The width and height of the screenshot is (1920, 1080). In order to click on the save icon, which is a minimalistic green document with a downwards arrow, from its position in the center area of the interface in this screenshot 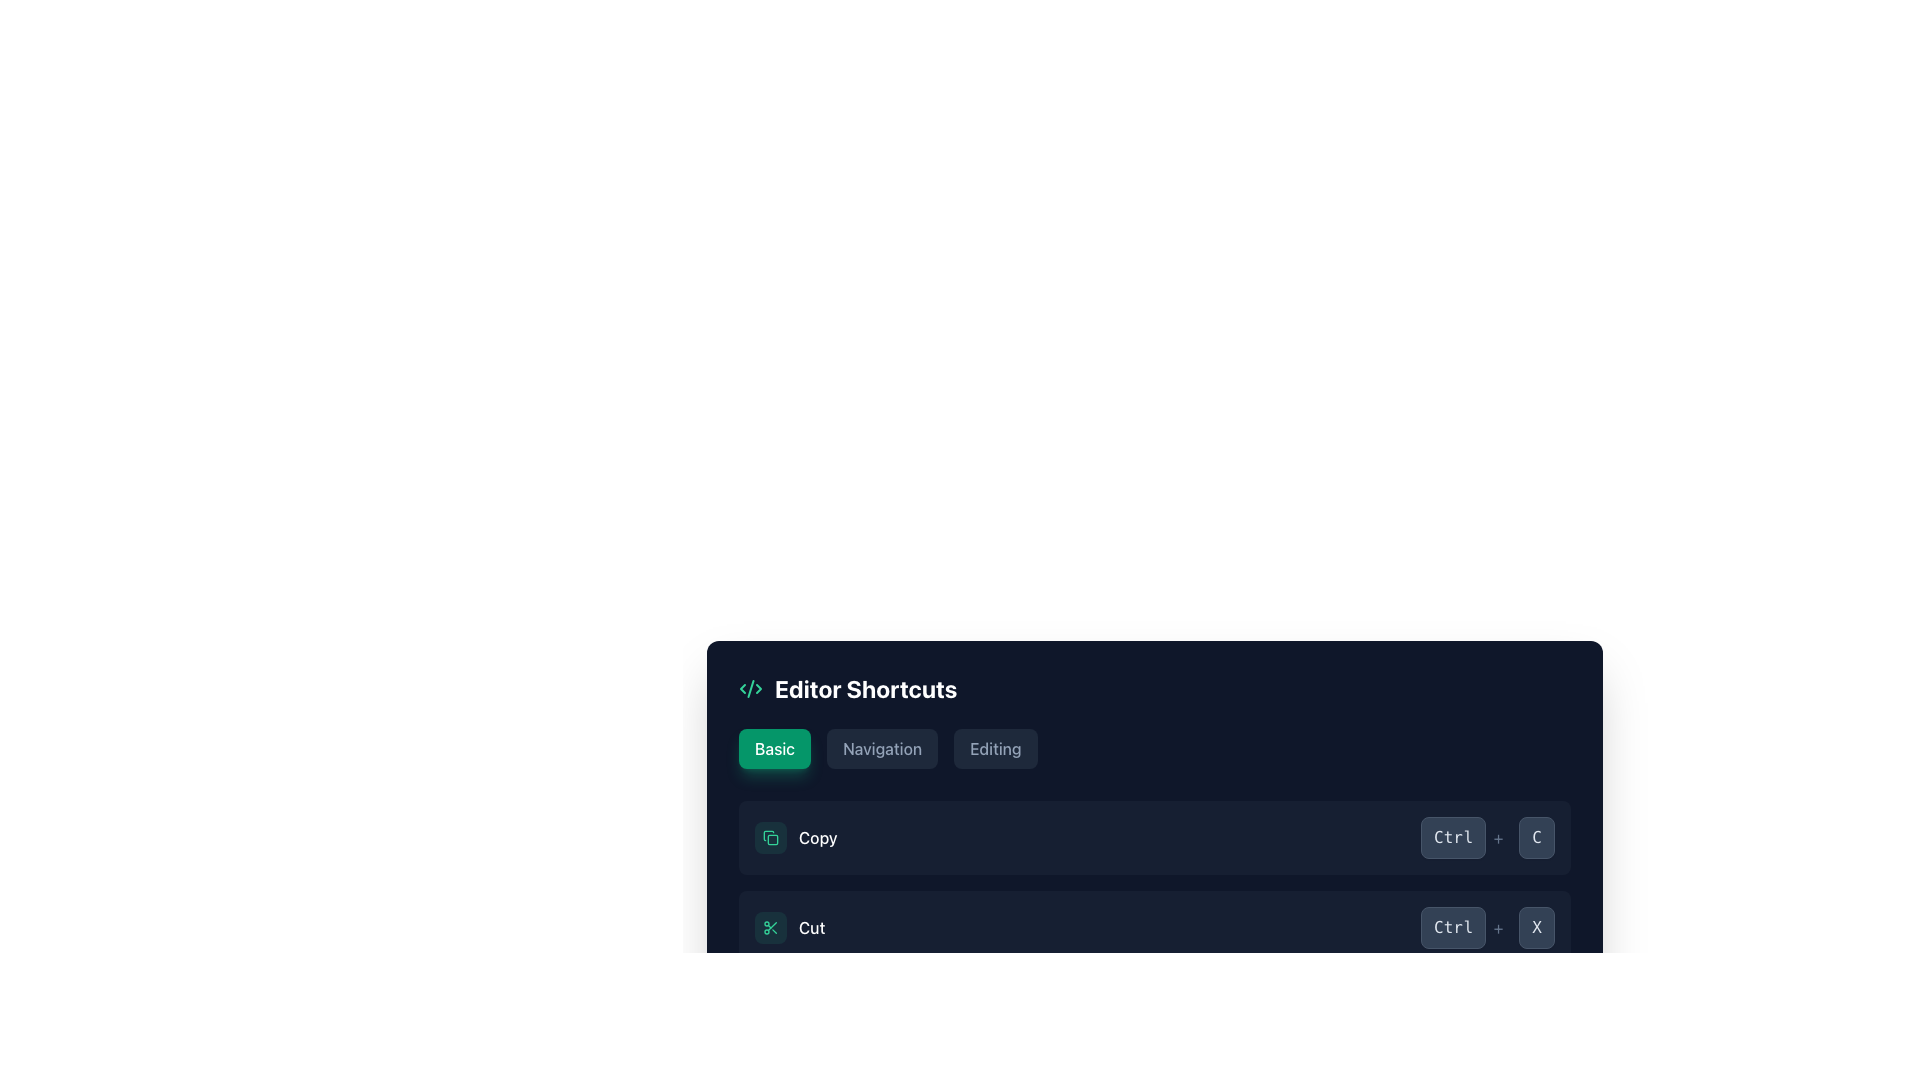, I will do `click(770, 1018)`.